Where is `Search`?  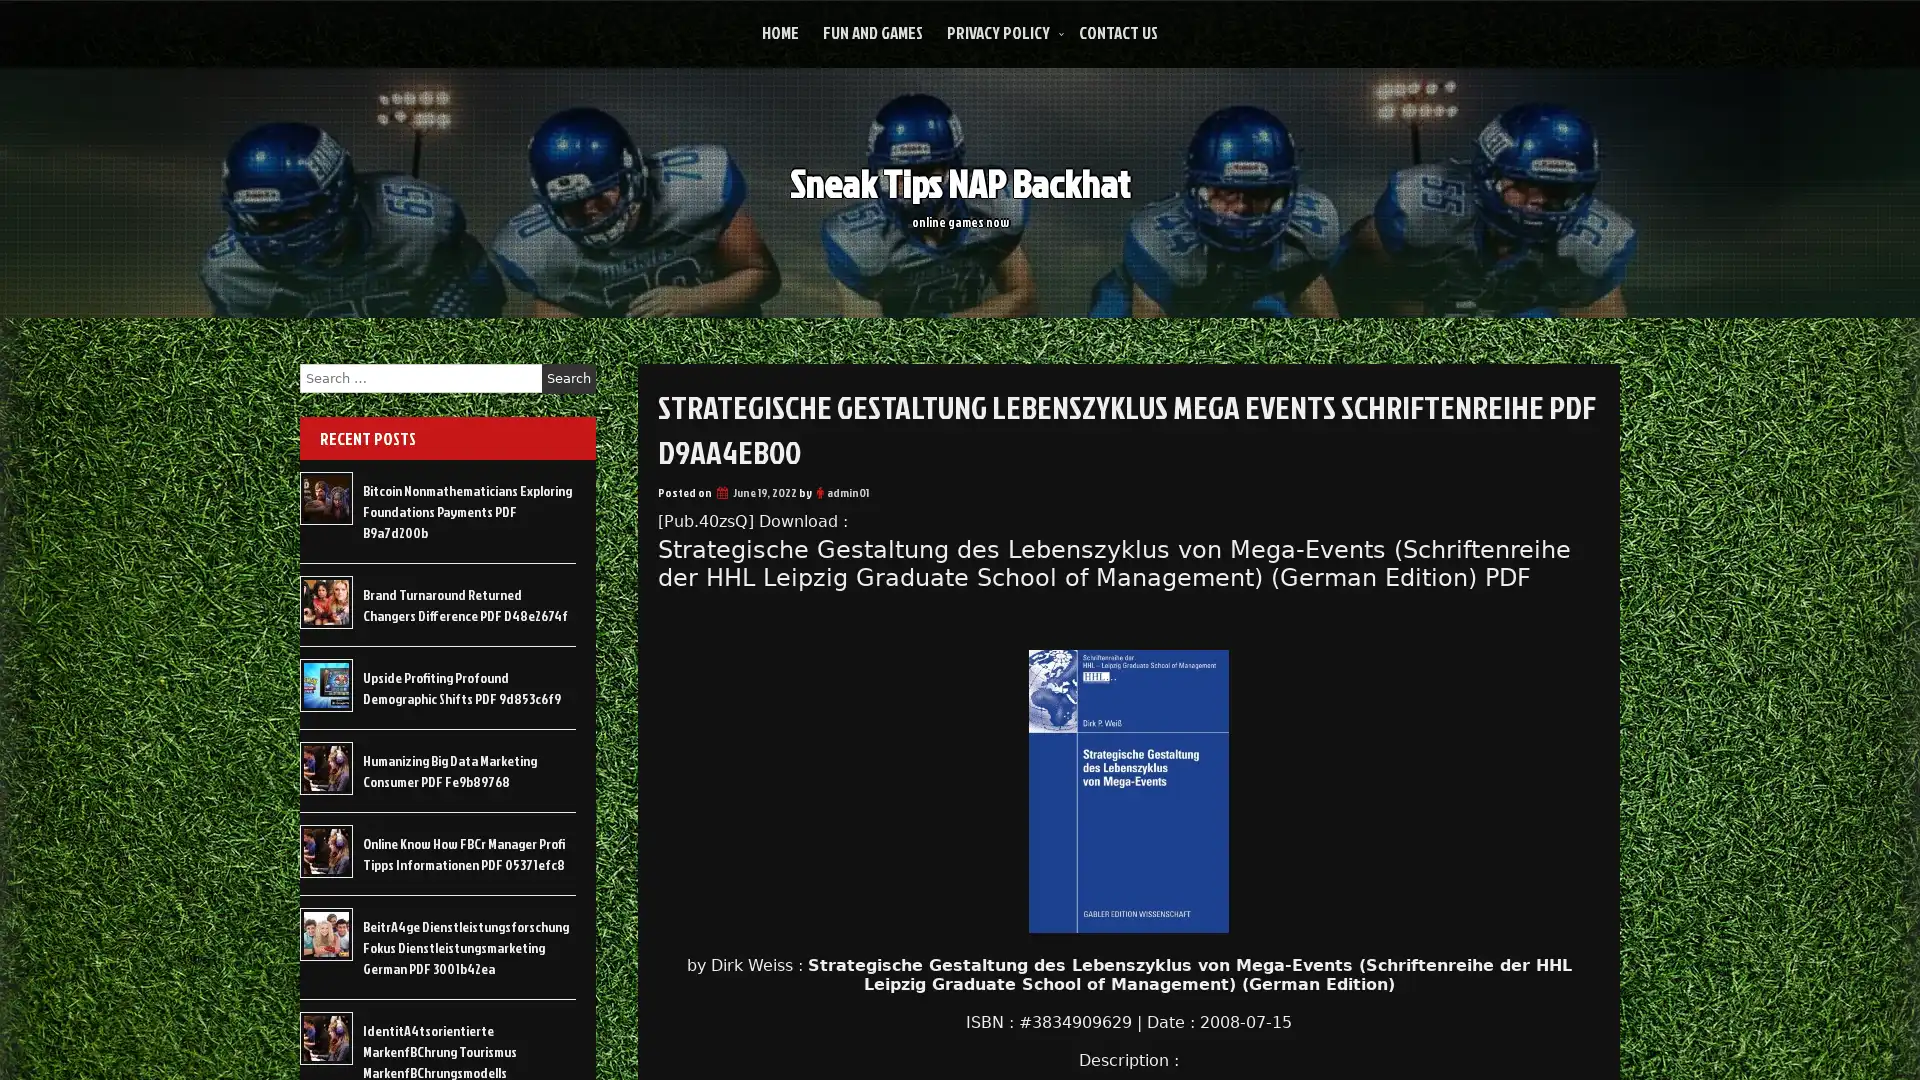 Search is located at coordinates (568, 378).